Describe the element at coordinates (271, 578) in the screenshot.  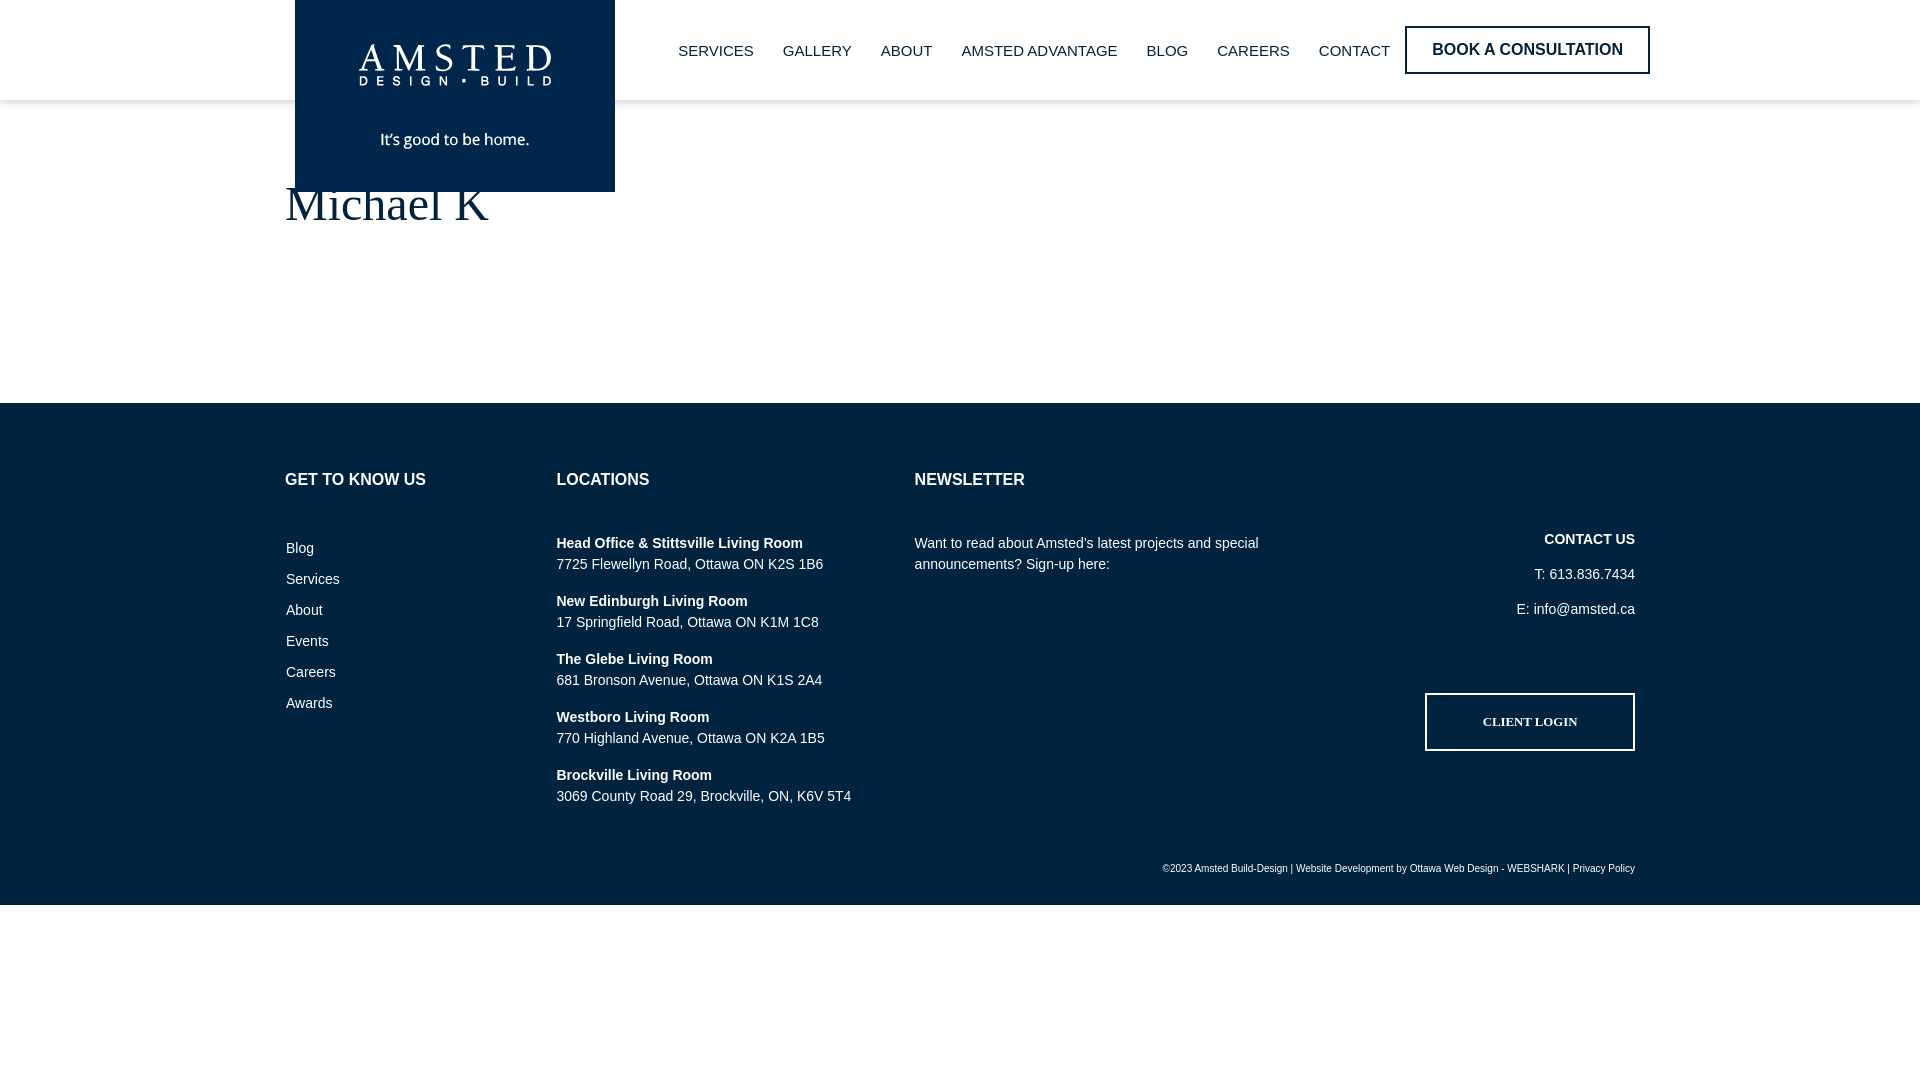
I see `'Services'` at that location.